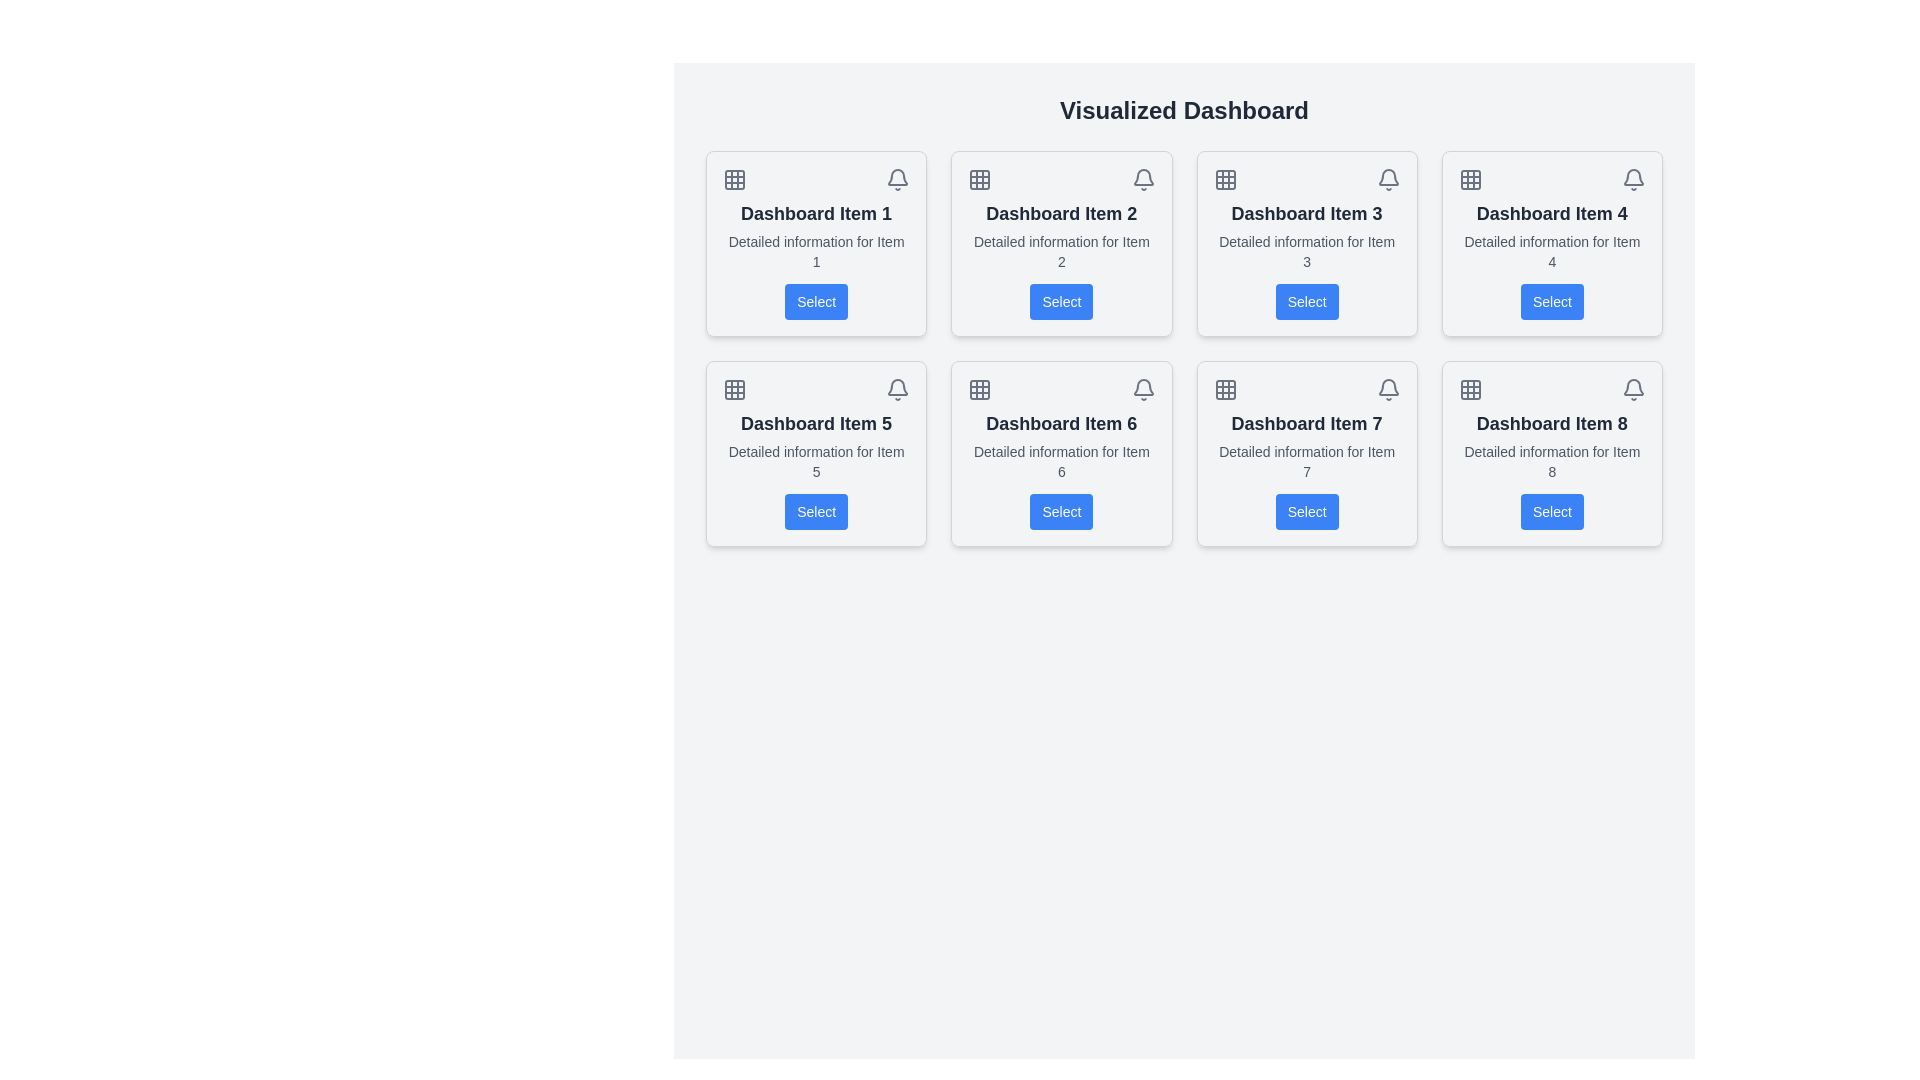 The image size is (1920, 1080). What do you see at coordinates (1060, 462) in the screenshot?
I see `the Text Label located within the 'Dashboard Item 6' card, which provides additional information related to the card's main topic` at bounding box center [1060, 462].